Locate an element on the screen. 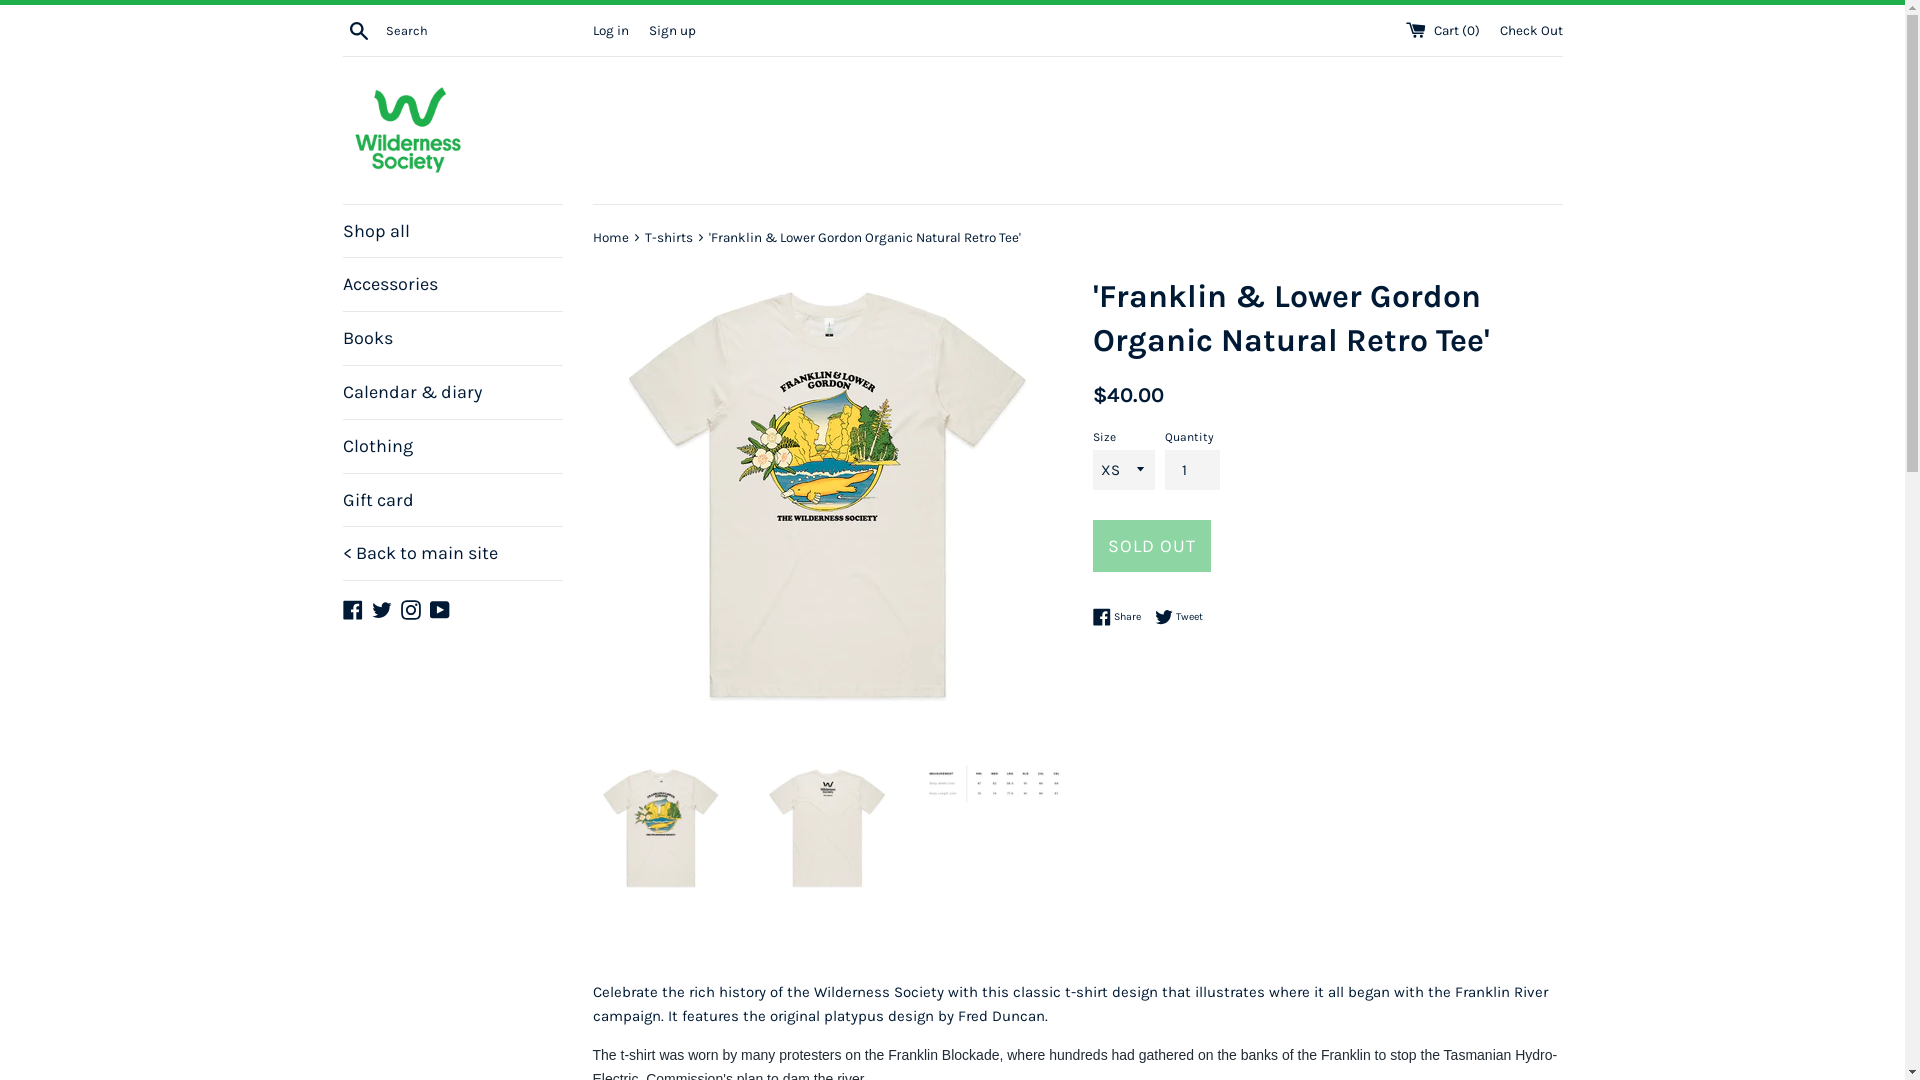 The width and height of the screenshot is (1920, 1080). 'Gift card' is located at coordinates (450, 499).